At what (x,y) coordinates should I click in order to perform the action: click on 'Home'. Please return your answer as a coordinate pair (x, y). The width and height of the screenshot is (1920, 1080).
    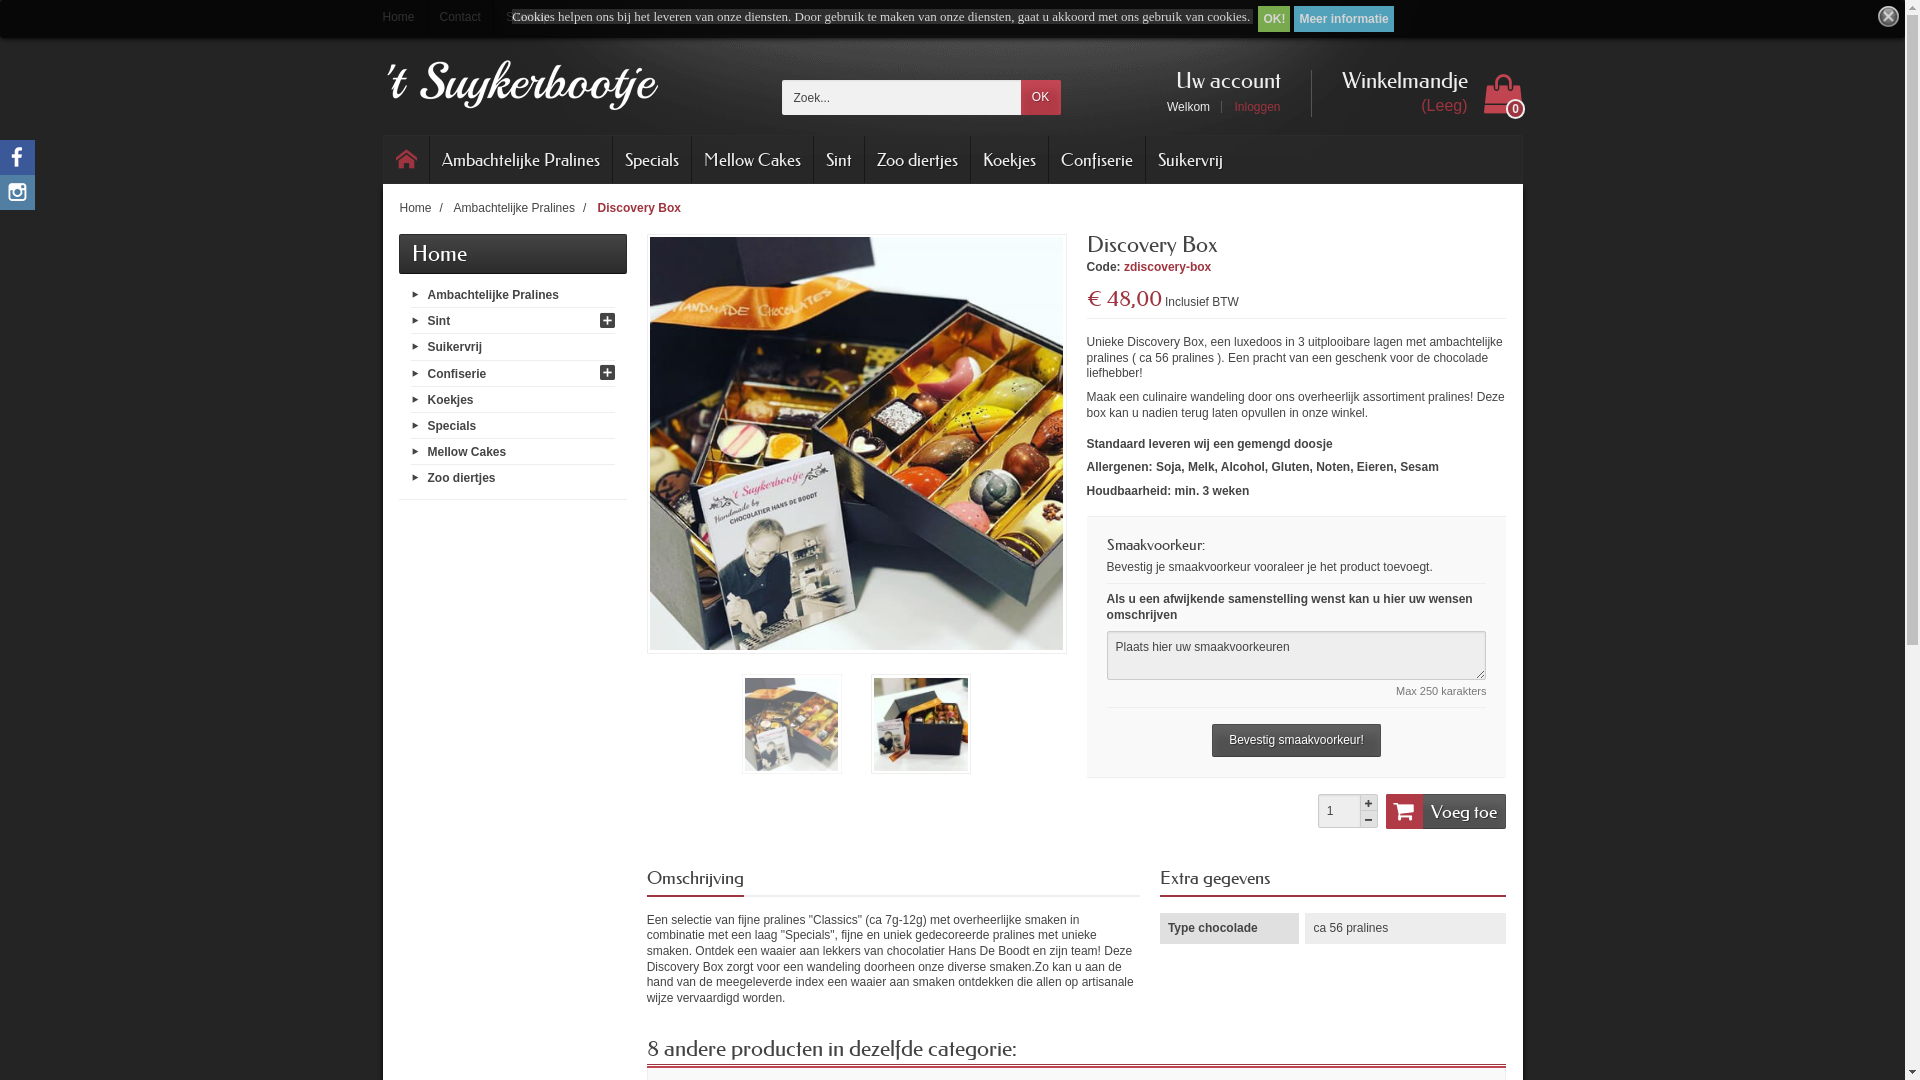
    Looking at the image, I should click on (415, 208).